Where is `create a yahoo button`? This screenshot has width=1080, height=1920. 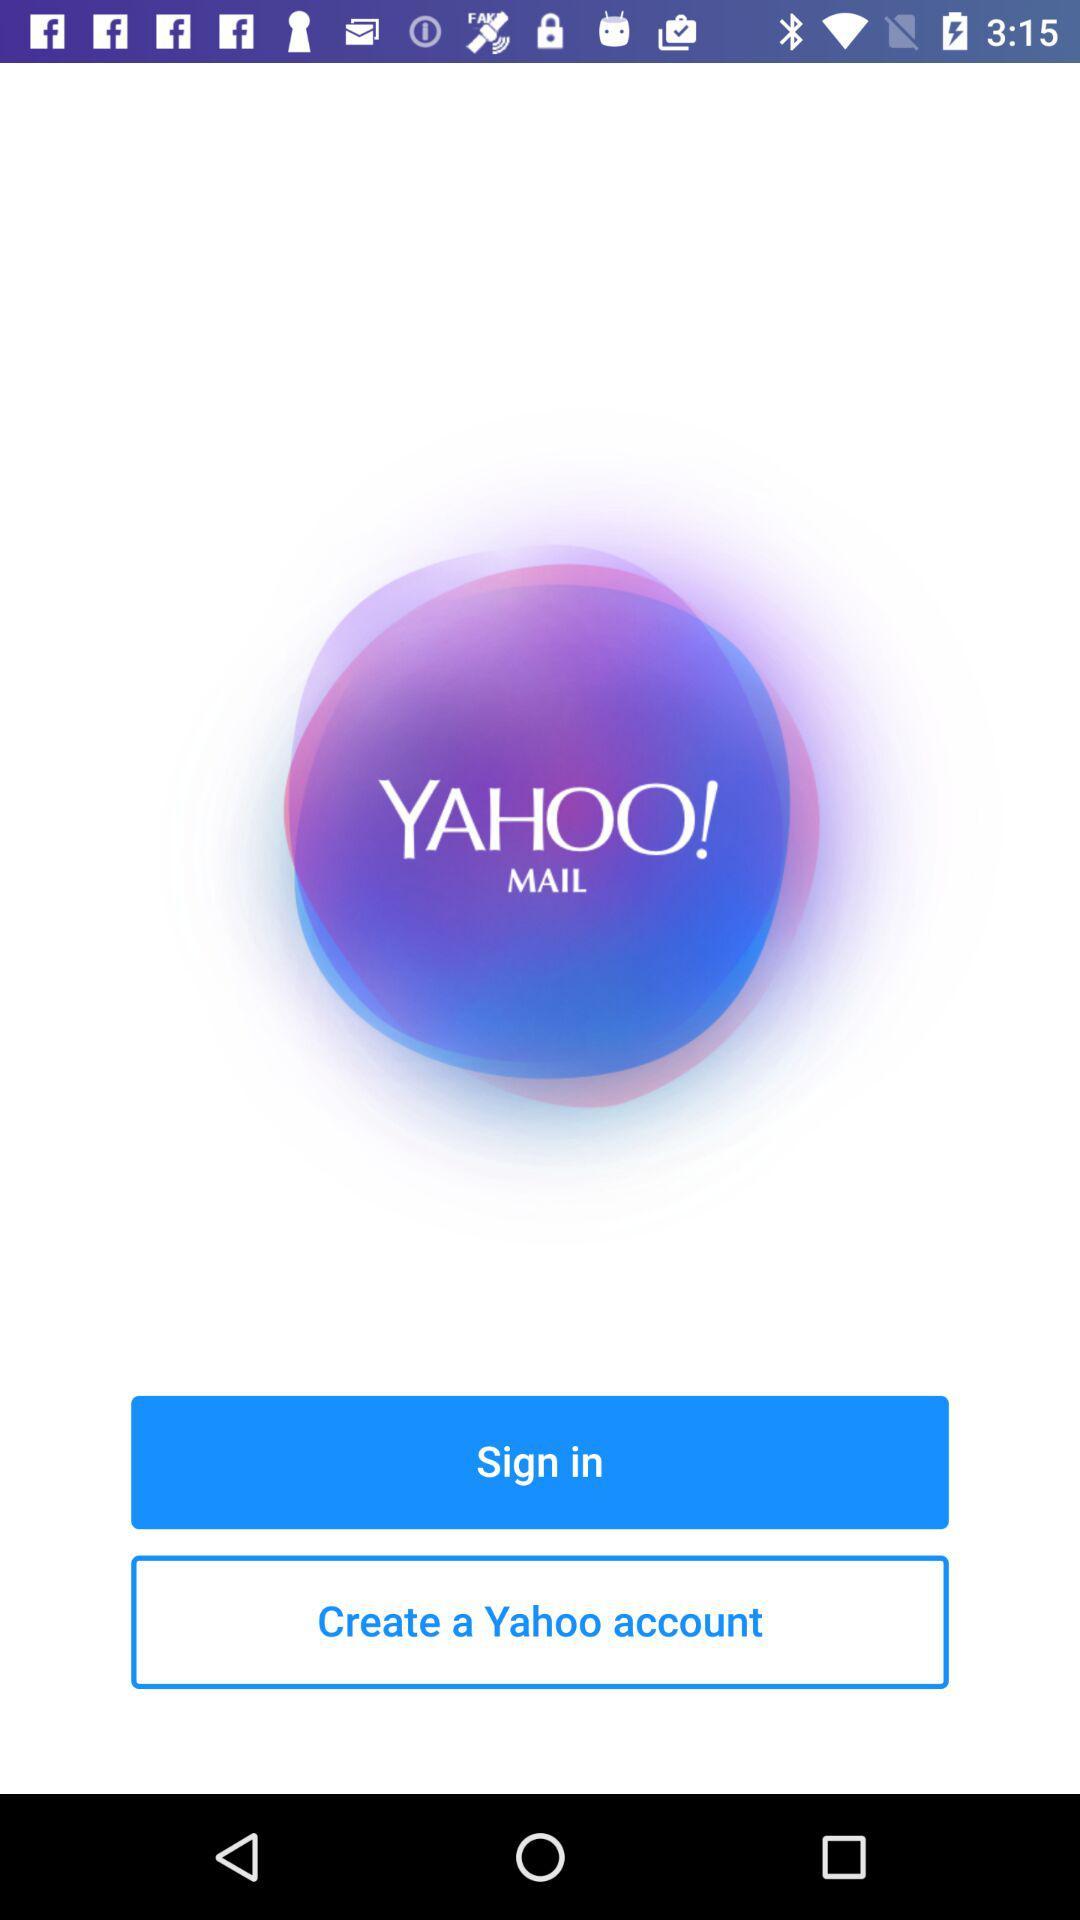
create a yahoo button is located at coordinates (540, 1622).